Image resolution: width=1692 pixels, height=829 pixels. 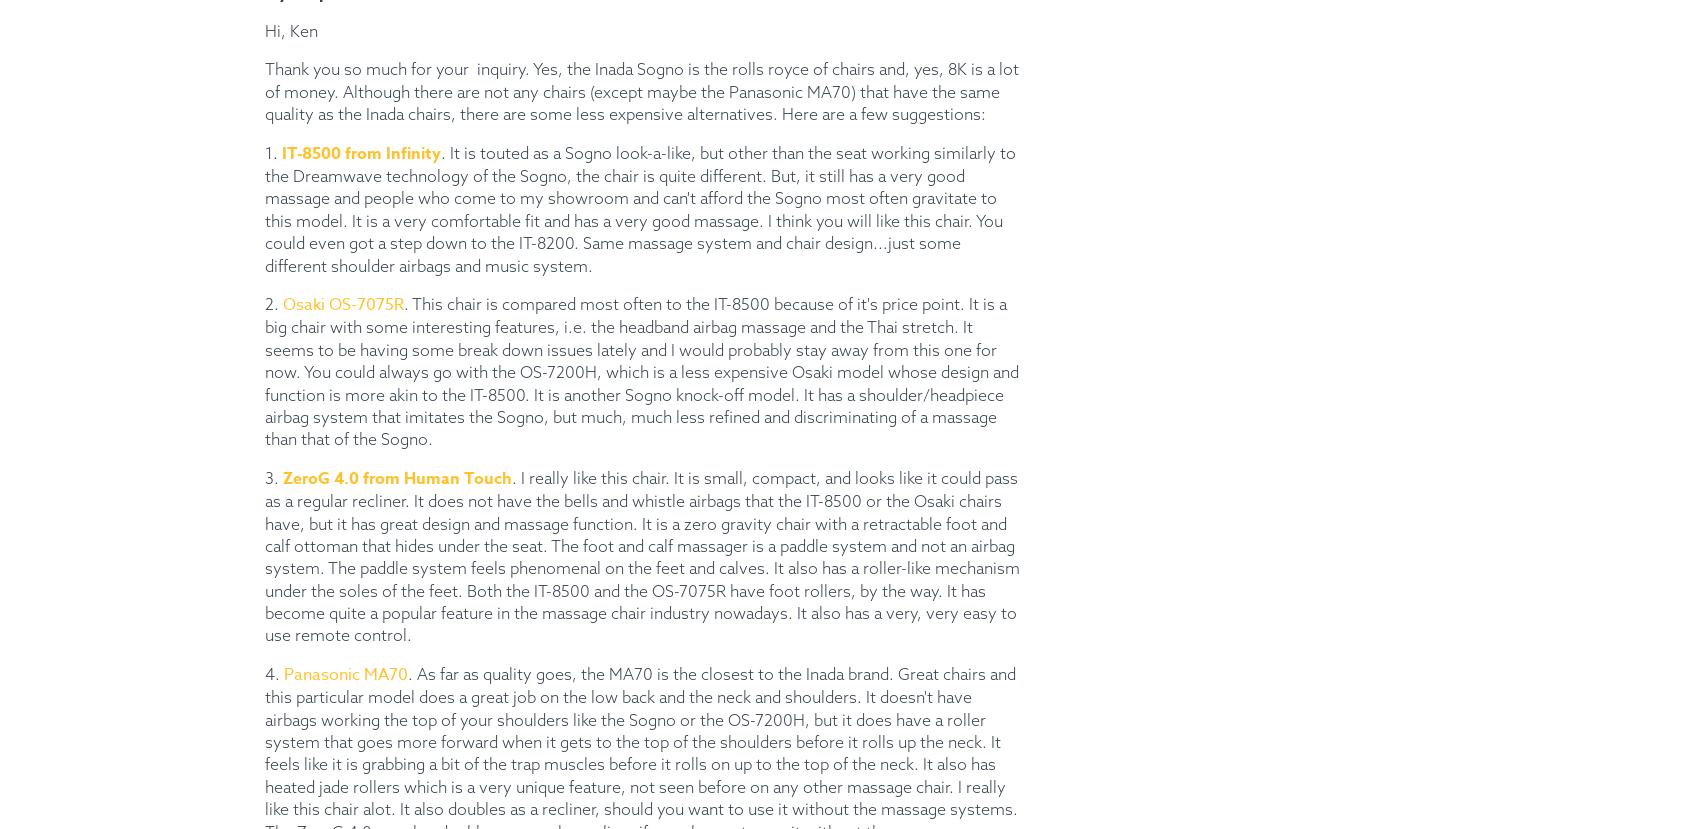 I want to click on '. This chair is compared most often to the IT-8500 because of it's price point. It is a big chair with some interesting features, i.e. the headband airbag massage and the Thai stretch. It seems to be having some break down issues lately and I would probably stay away from this one for now. You could always go with the OS-7200H, which is a less expensive Osaki model whose design and function is more akin to the IT-8500. It is another Sogno knock-off model. It has a shoulder/headpiece airbag system that imitates the Sogno, but much, much less refined and discriminating of a massage than that of the Sogno.', so click(x=641, y=370).